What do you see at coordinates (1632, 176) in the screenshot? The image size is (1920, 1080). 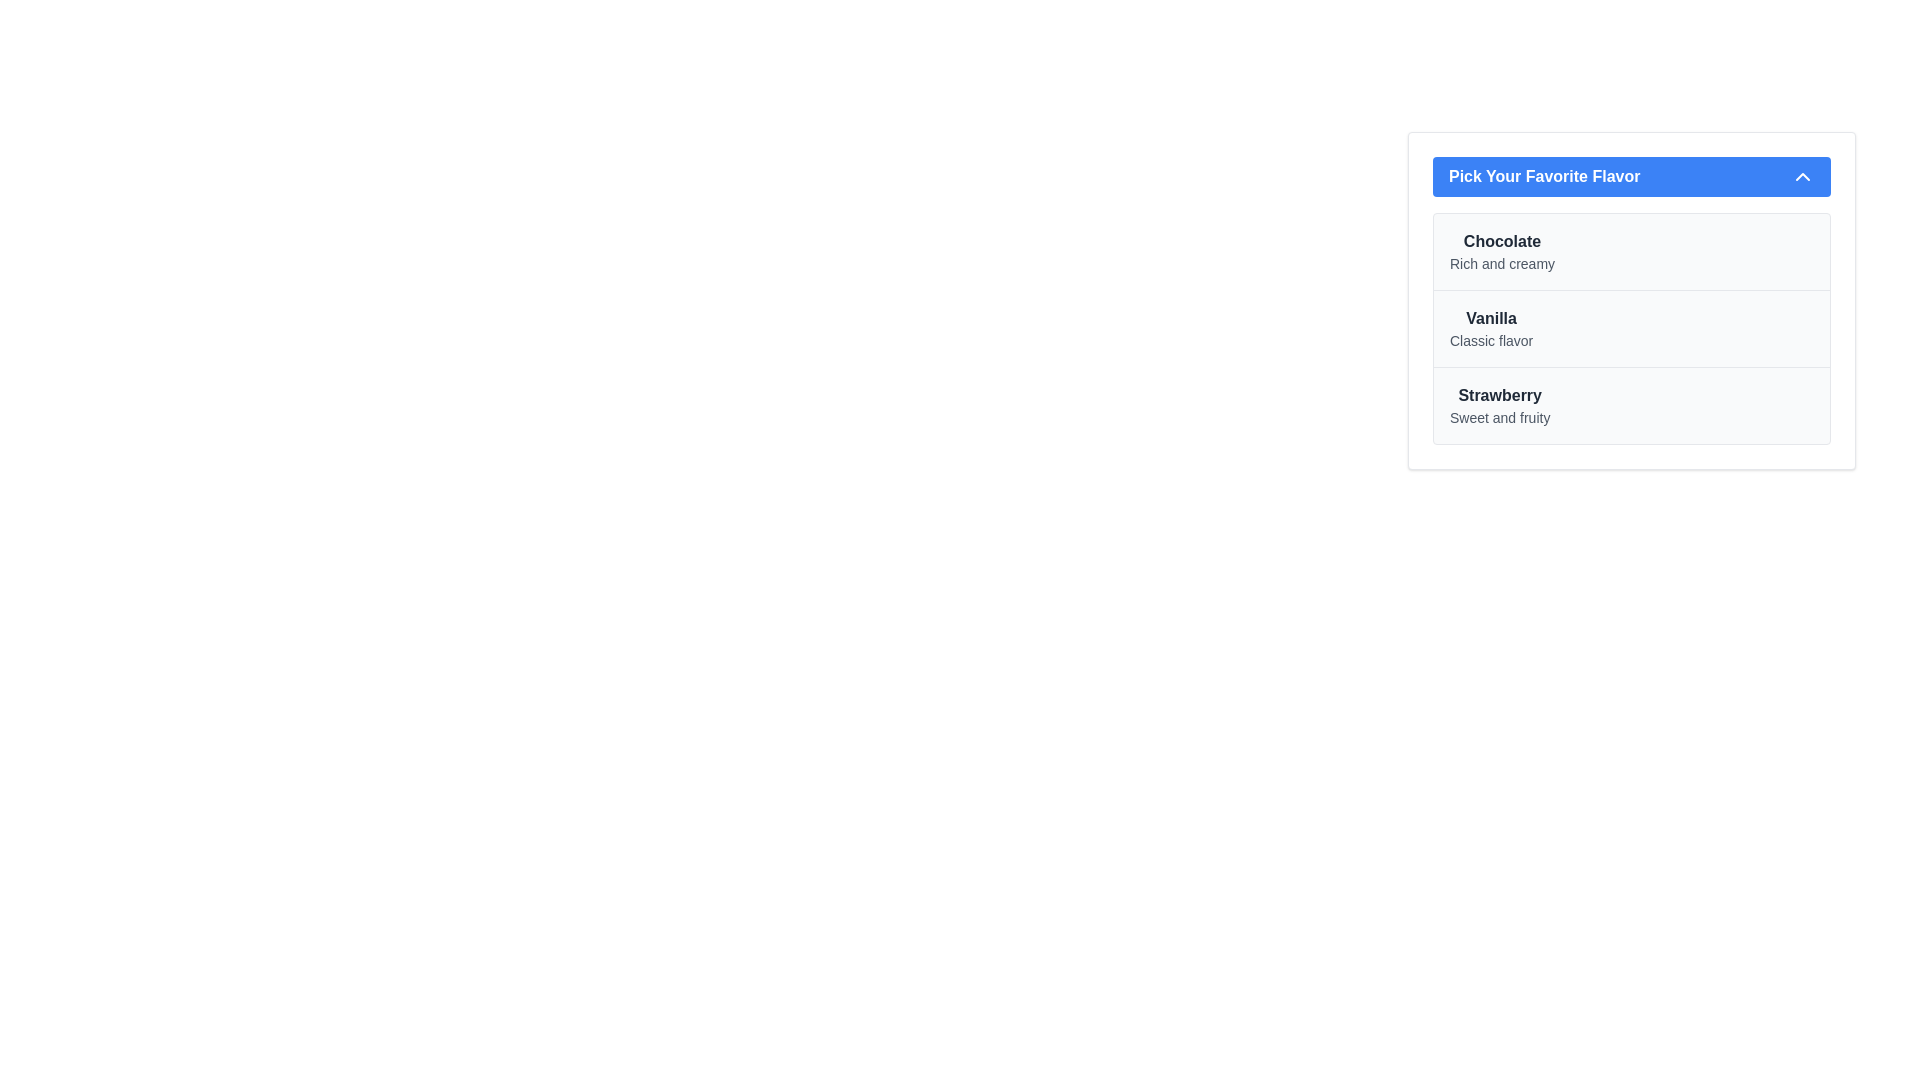 I see `the blue button labeled 'Pick Your Favorite Flavor' with rounded corners` at bounding box center [1632, 176].